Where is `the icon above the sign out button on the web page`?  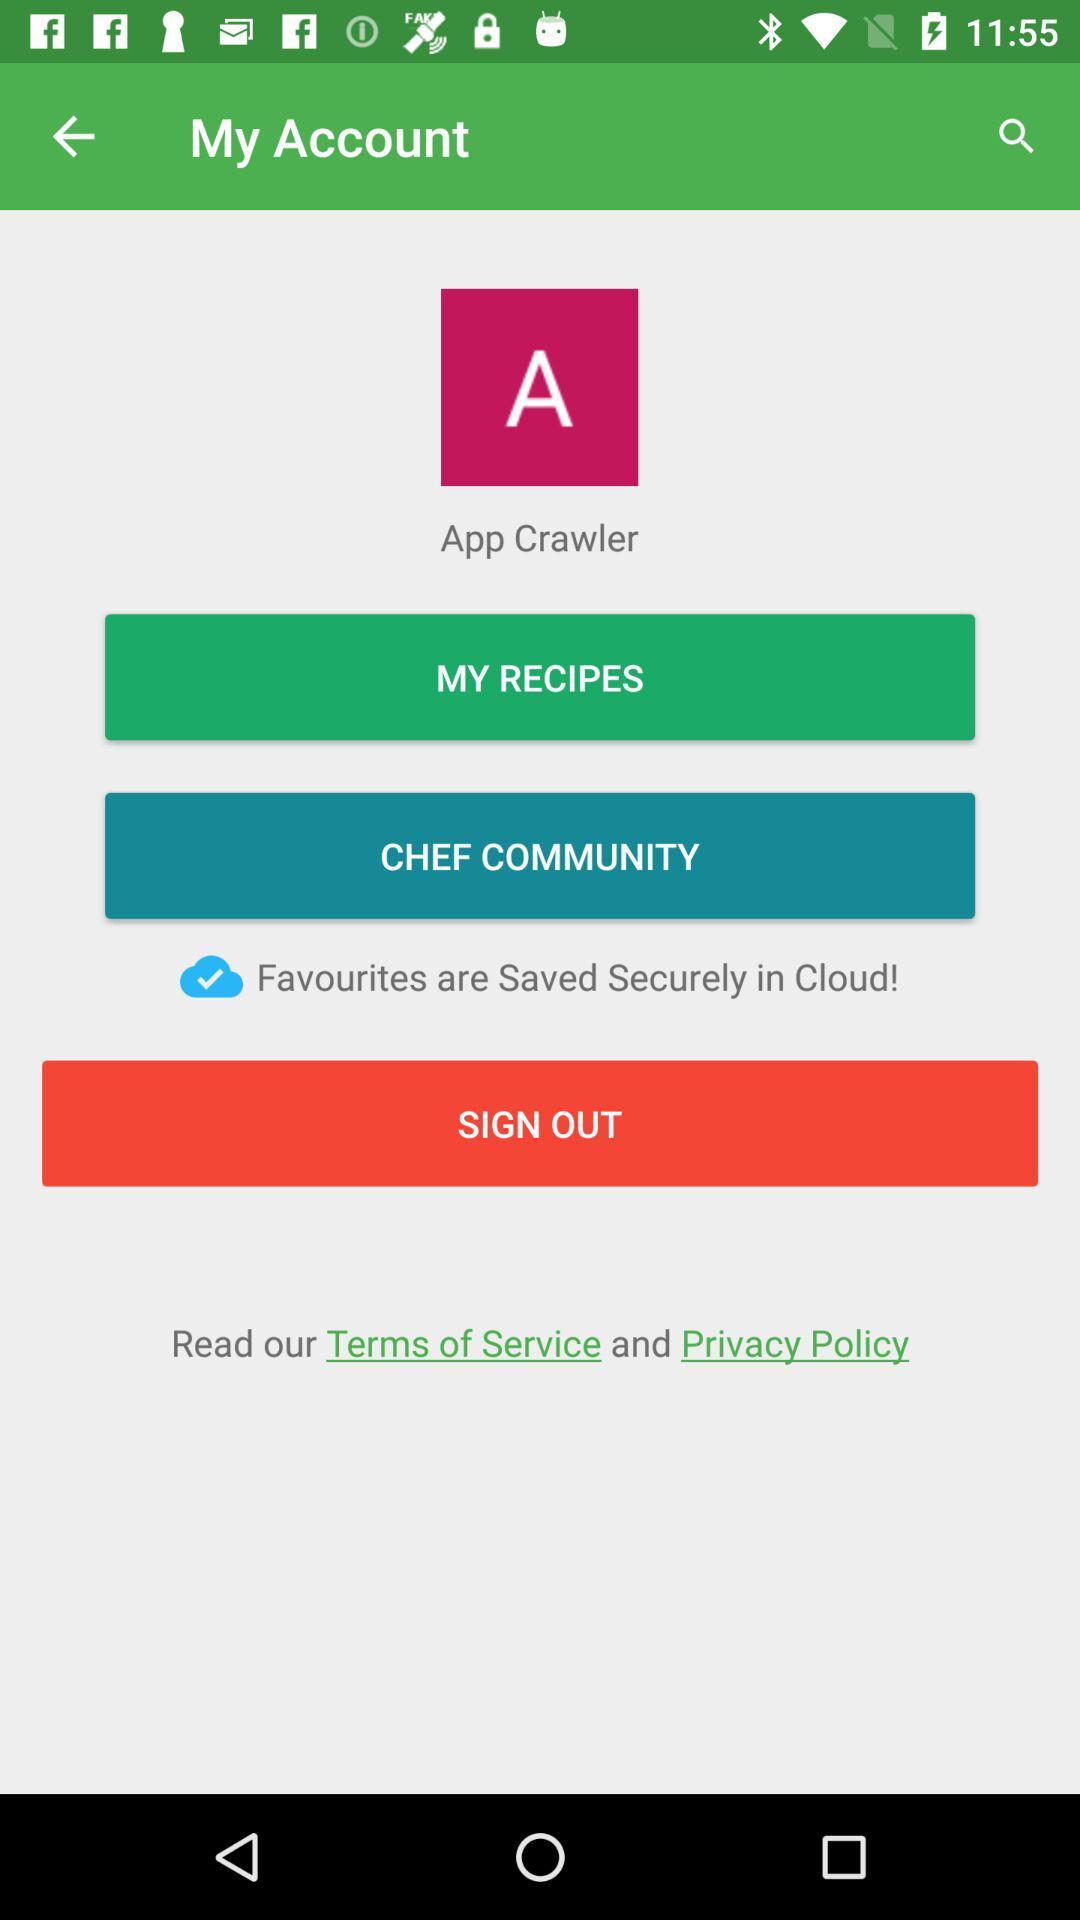 the icon above the sign out button on the web page is located at coordinates (211, 976).